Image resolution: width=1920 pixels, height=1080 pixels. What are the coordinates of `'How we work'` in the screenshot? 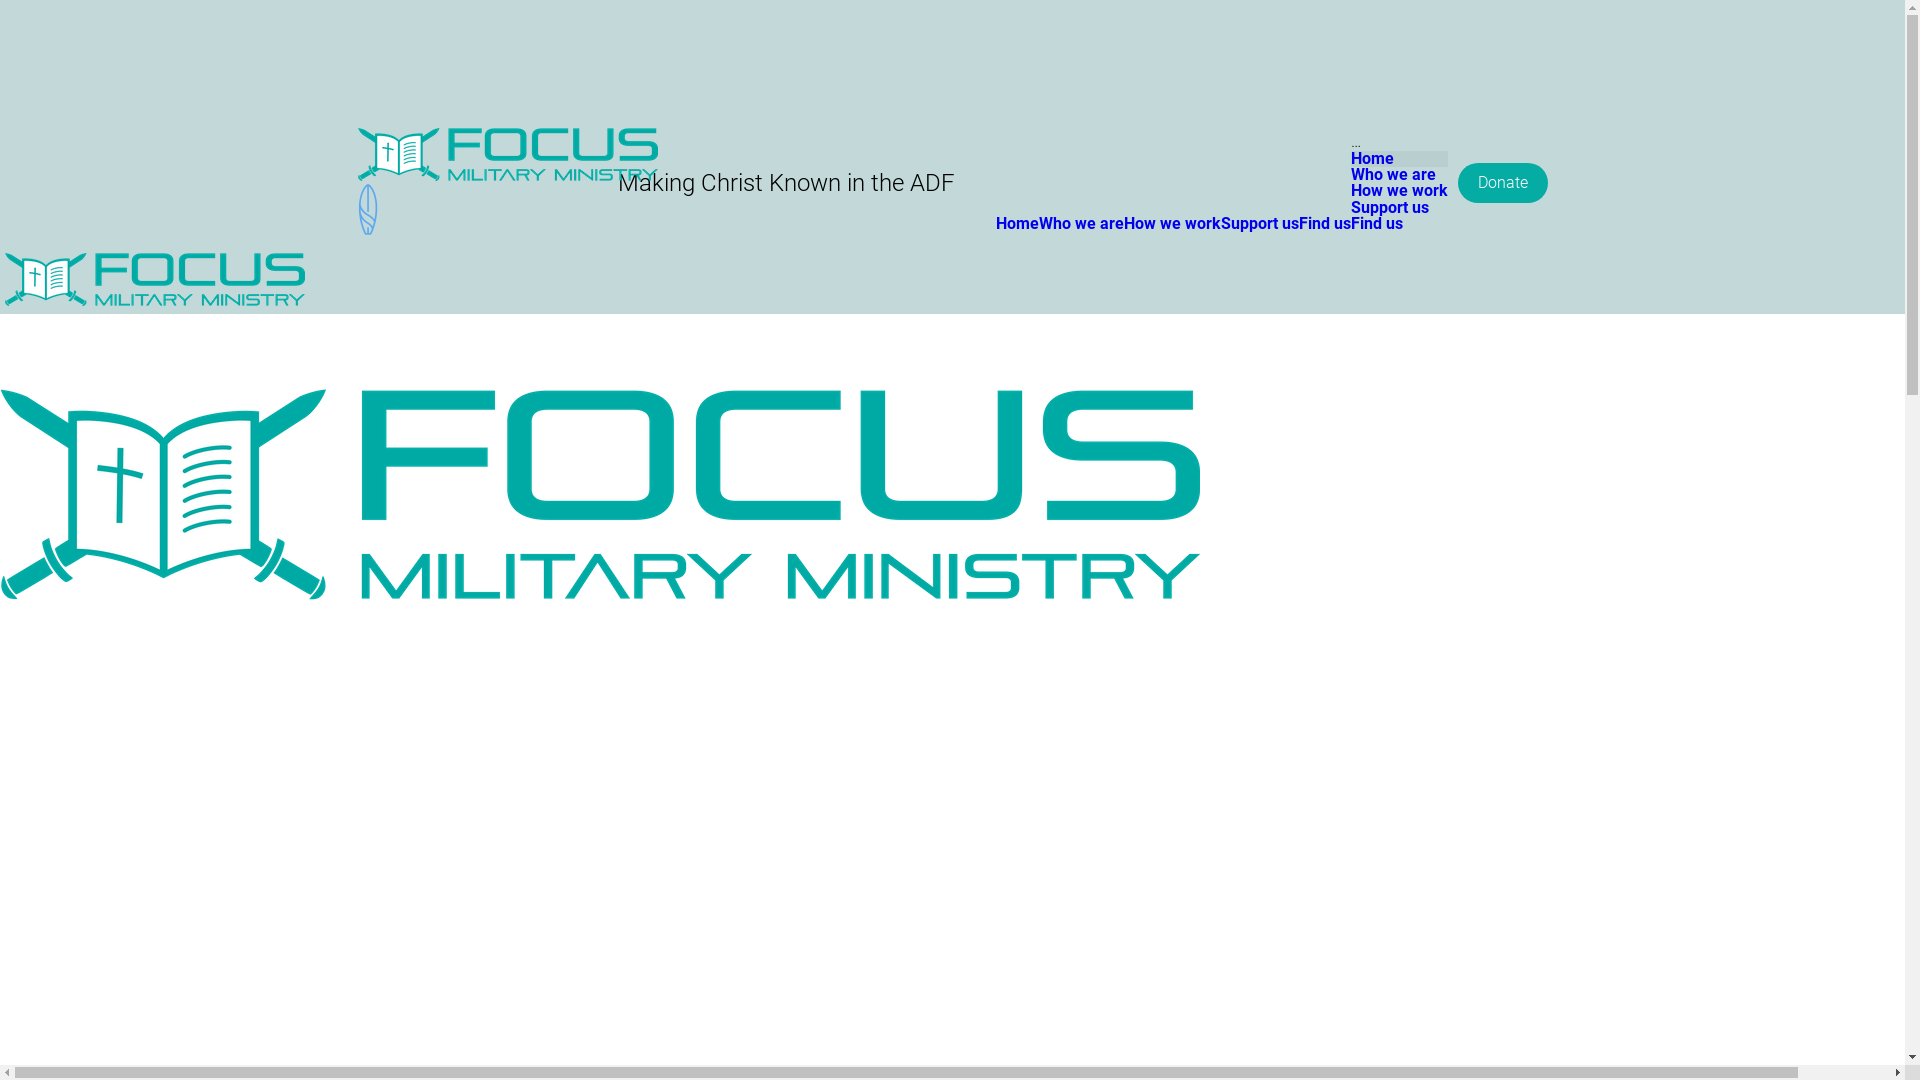 It's located at (1397, 190).